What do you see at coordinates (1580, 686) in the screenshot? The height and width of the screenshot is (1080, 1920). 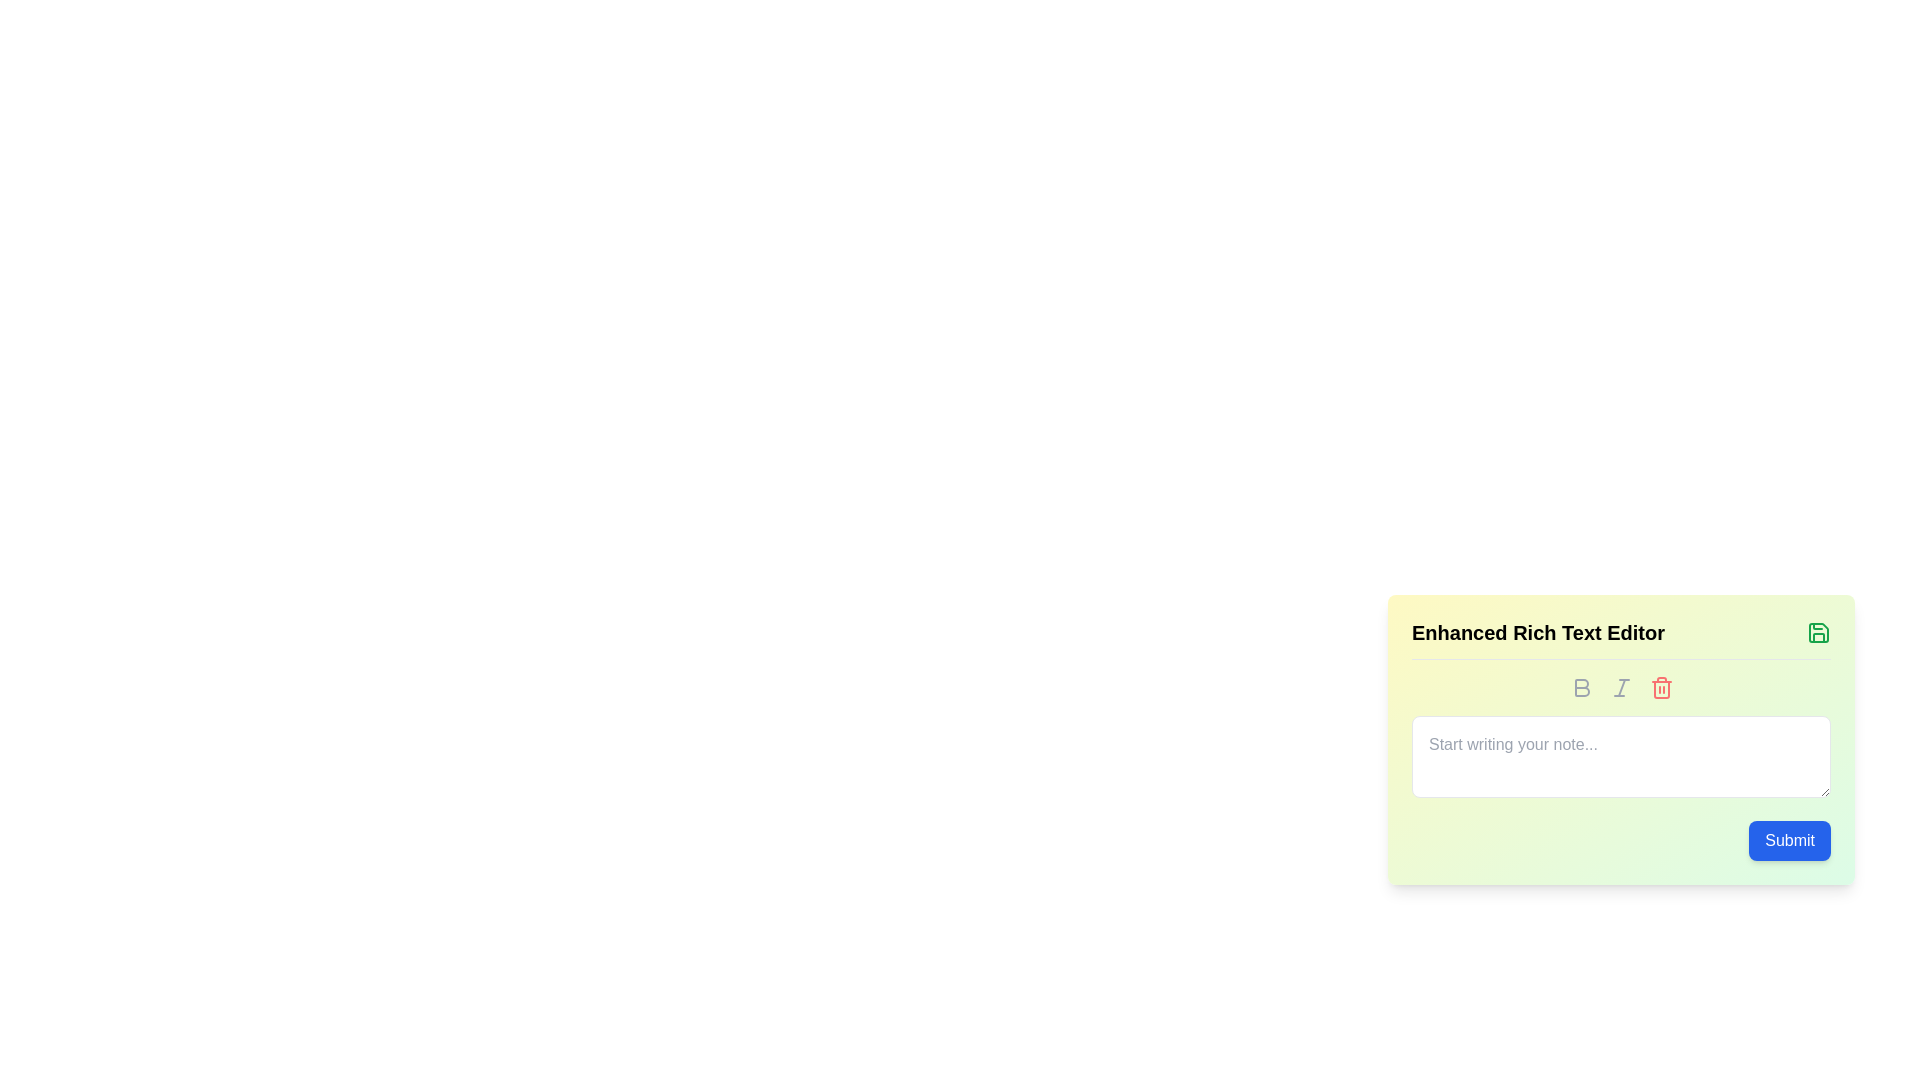 I see `the bold formatting button represented by a stylized 'B' icon in the toolbar of the Enhanced Rich Text Editor` at bounding box center [1580, 686].